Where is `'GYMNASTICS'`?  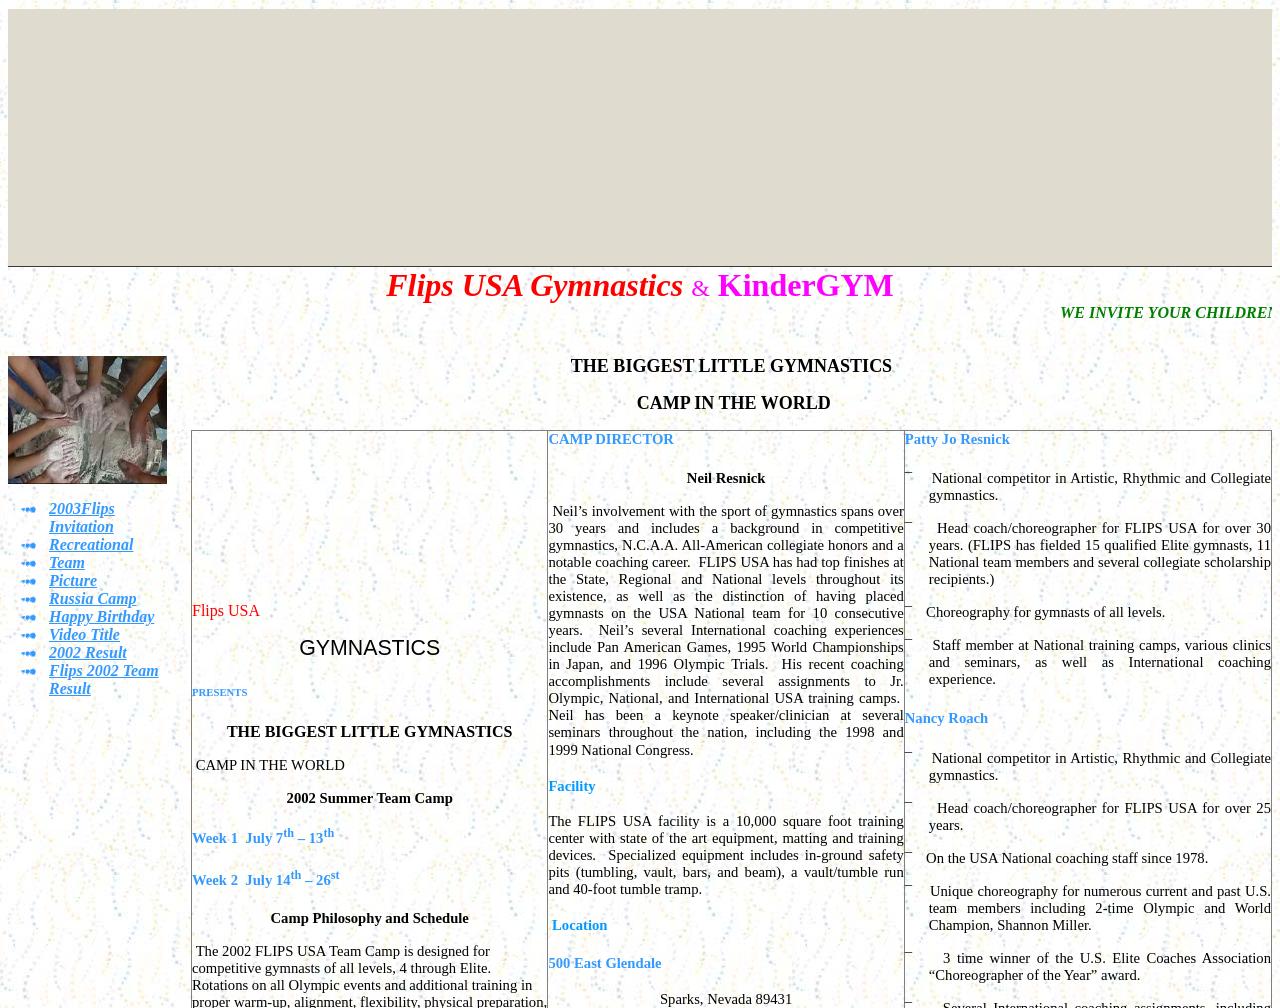 'GYMNASTICS' is located at coordinates (298, 648).